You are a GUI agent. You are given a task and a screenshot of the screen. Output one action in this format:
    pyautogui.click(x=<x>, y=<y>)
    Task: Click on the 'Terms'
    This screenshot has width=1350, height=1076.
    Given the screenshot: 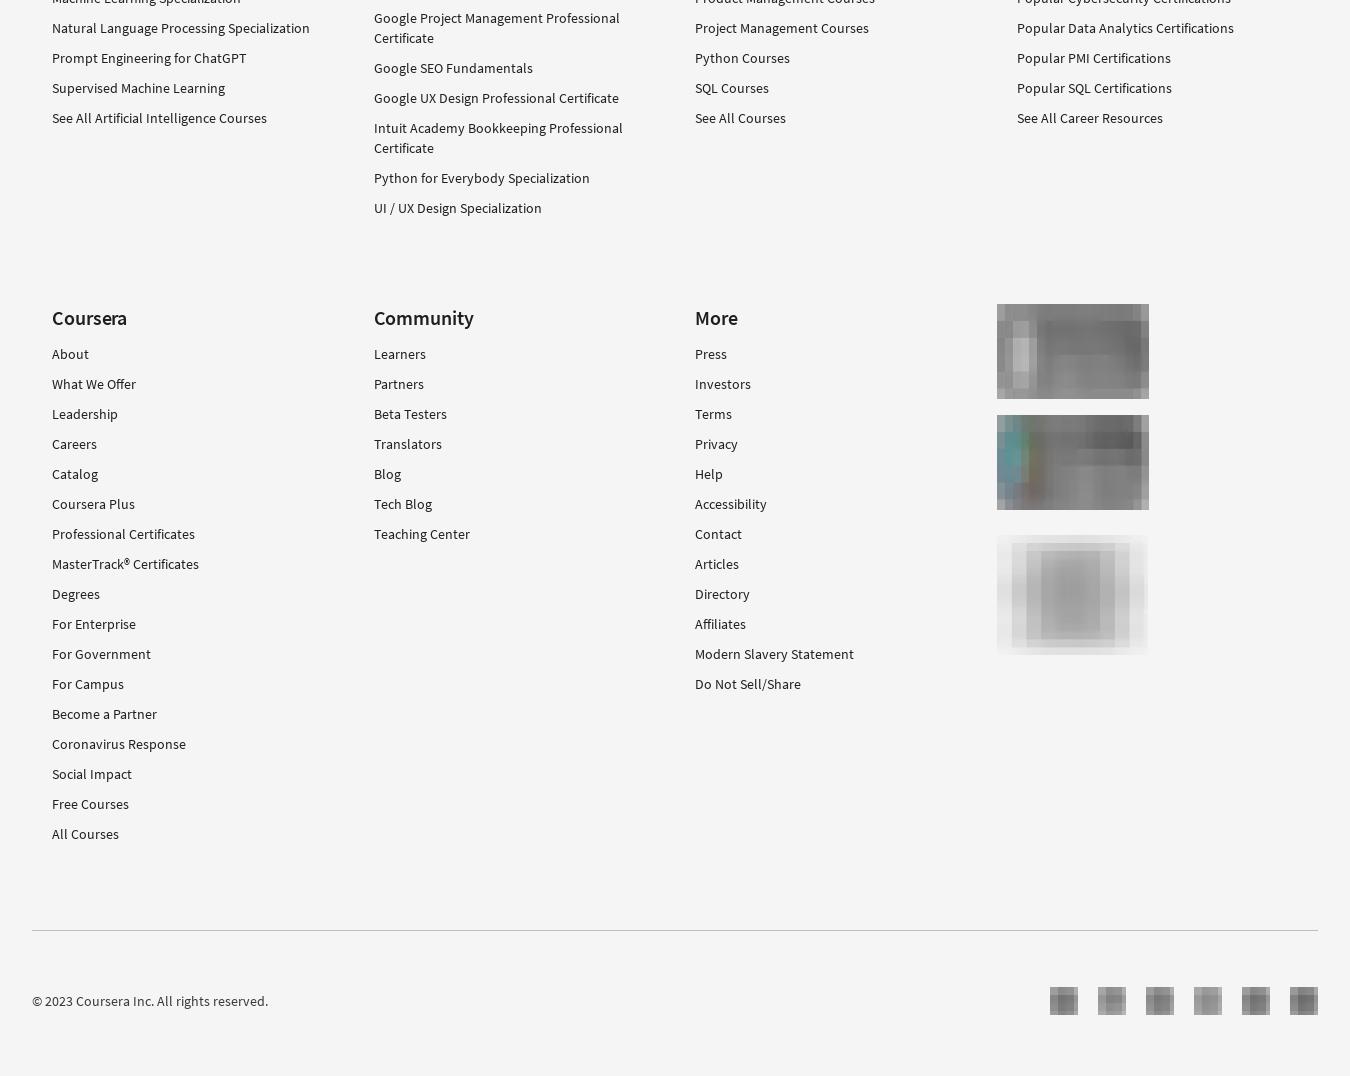 What is the action you would take?
    pyautogui.click(x=712, y=414)
    